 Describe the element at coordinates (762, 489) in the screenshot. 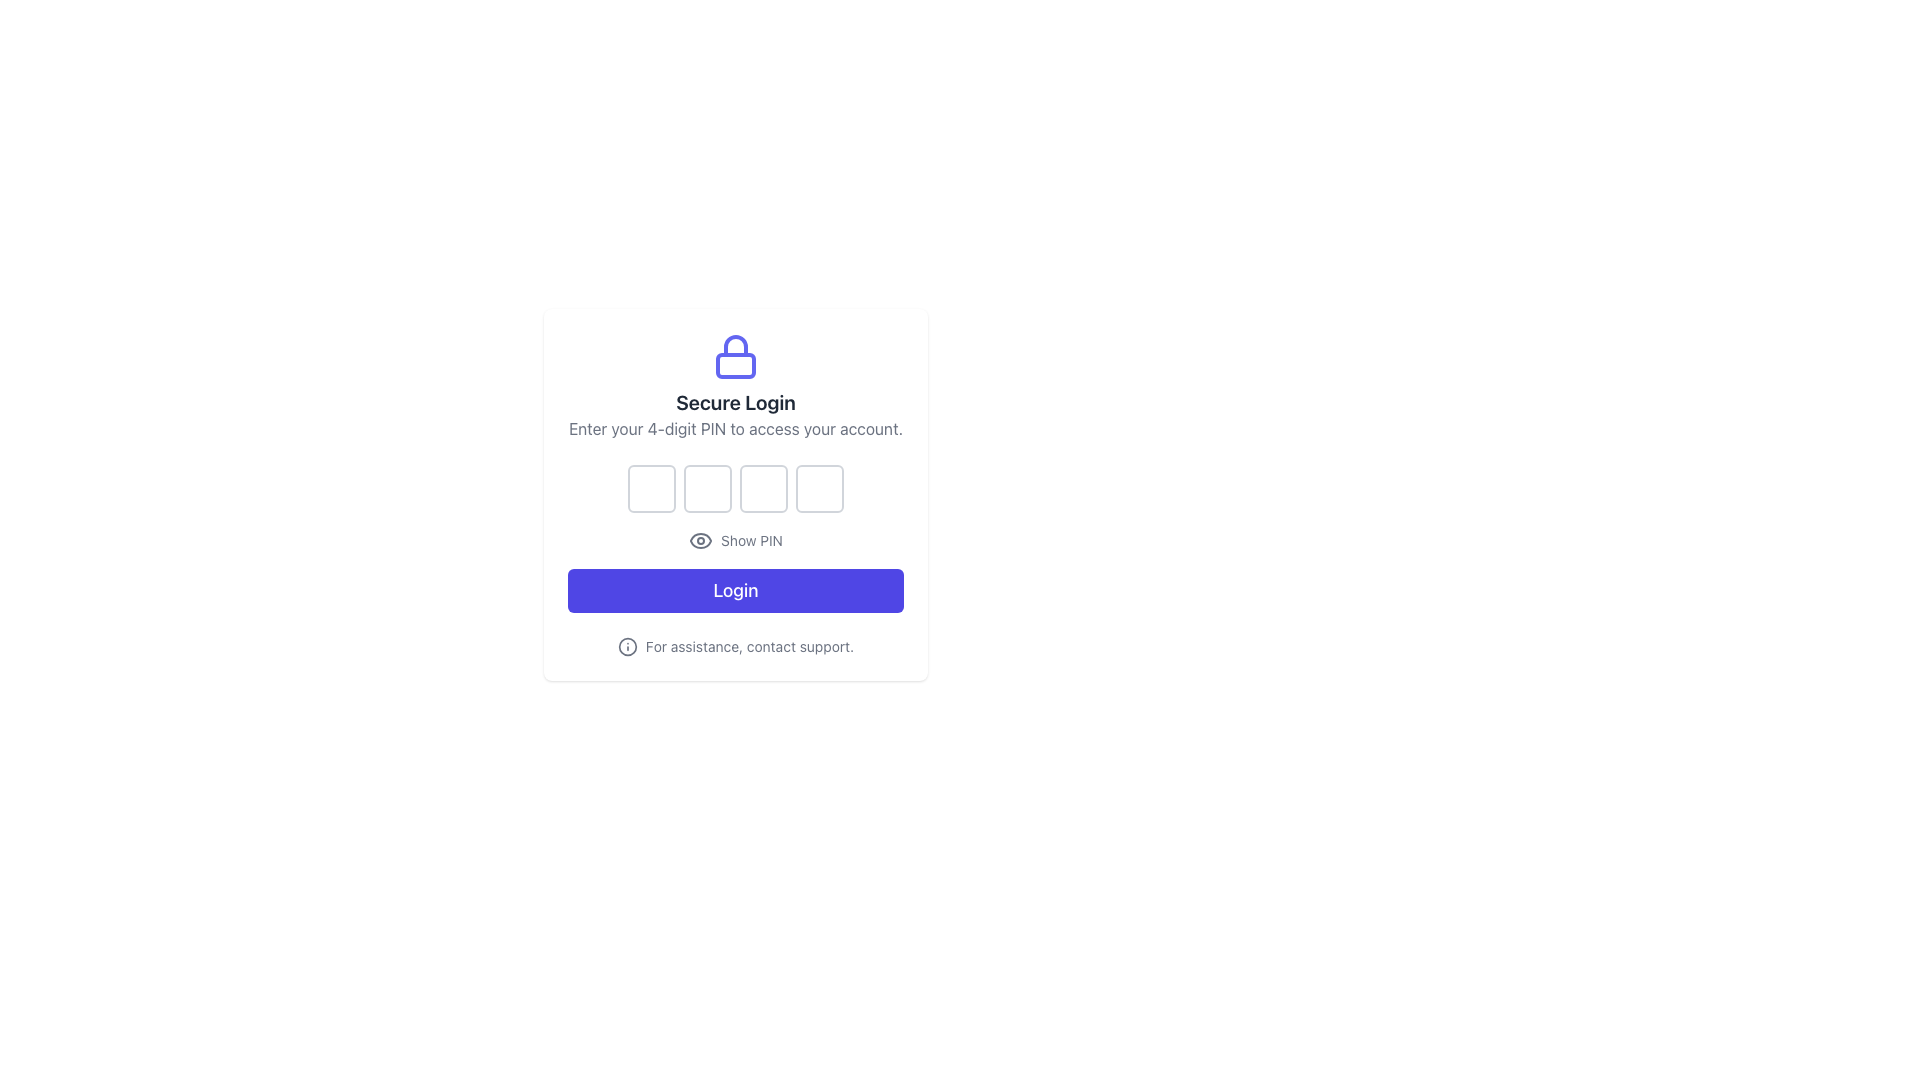

I see `on the third password input field, which has a gray border and rounded corners` at that location.